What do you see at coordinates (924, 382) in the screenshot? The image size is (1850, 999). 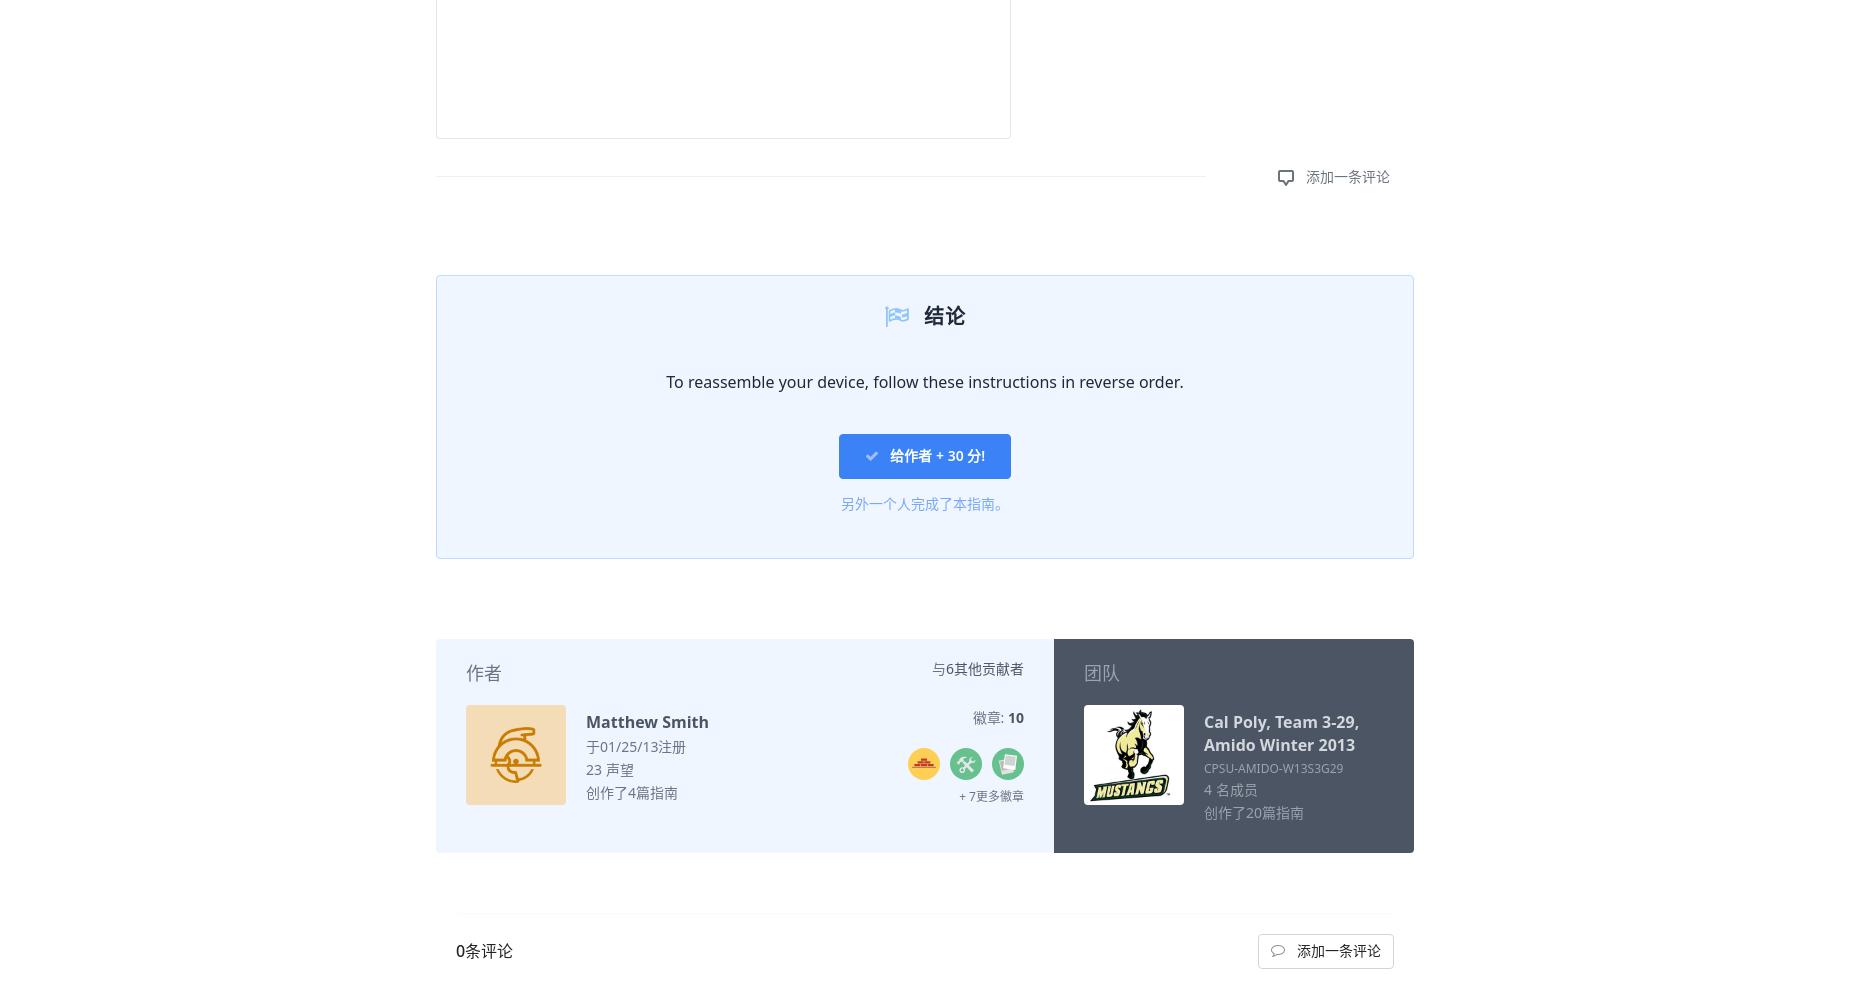 I see `'To reassemble your device, follow these instructions in reverse order.'` at bounding box center [924, 382].